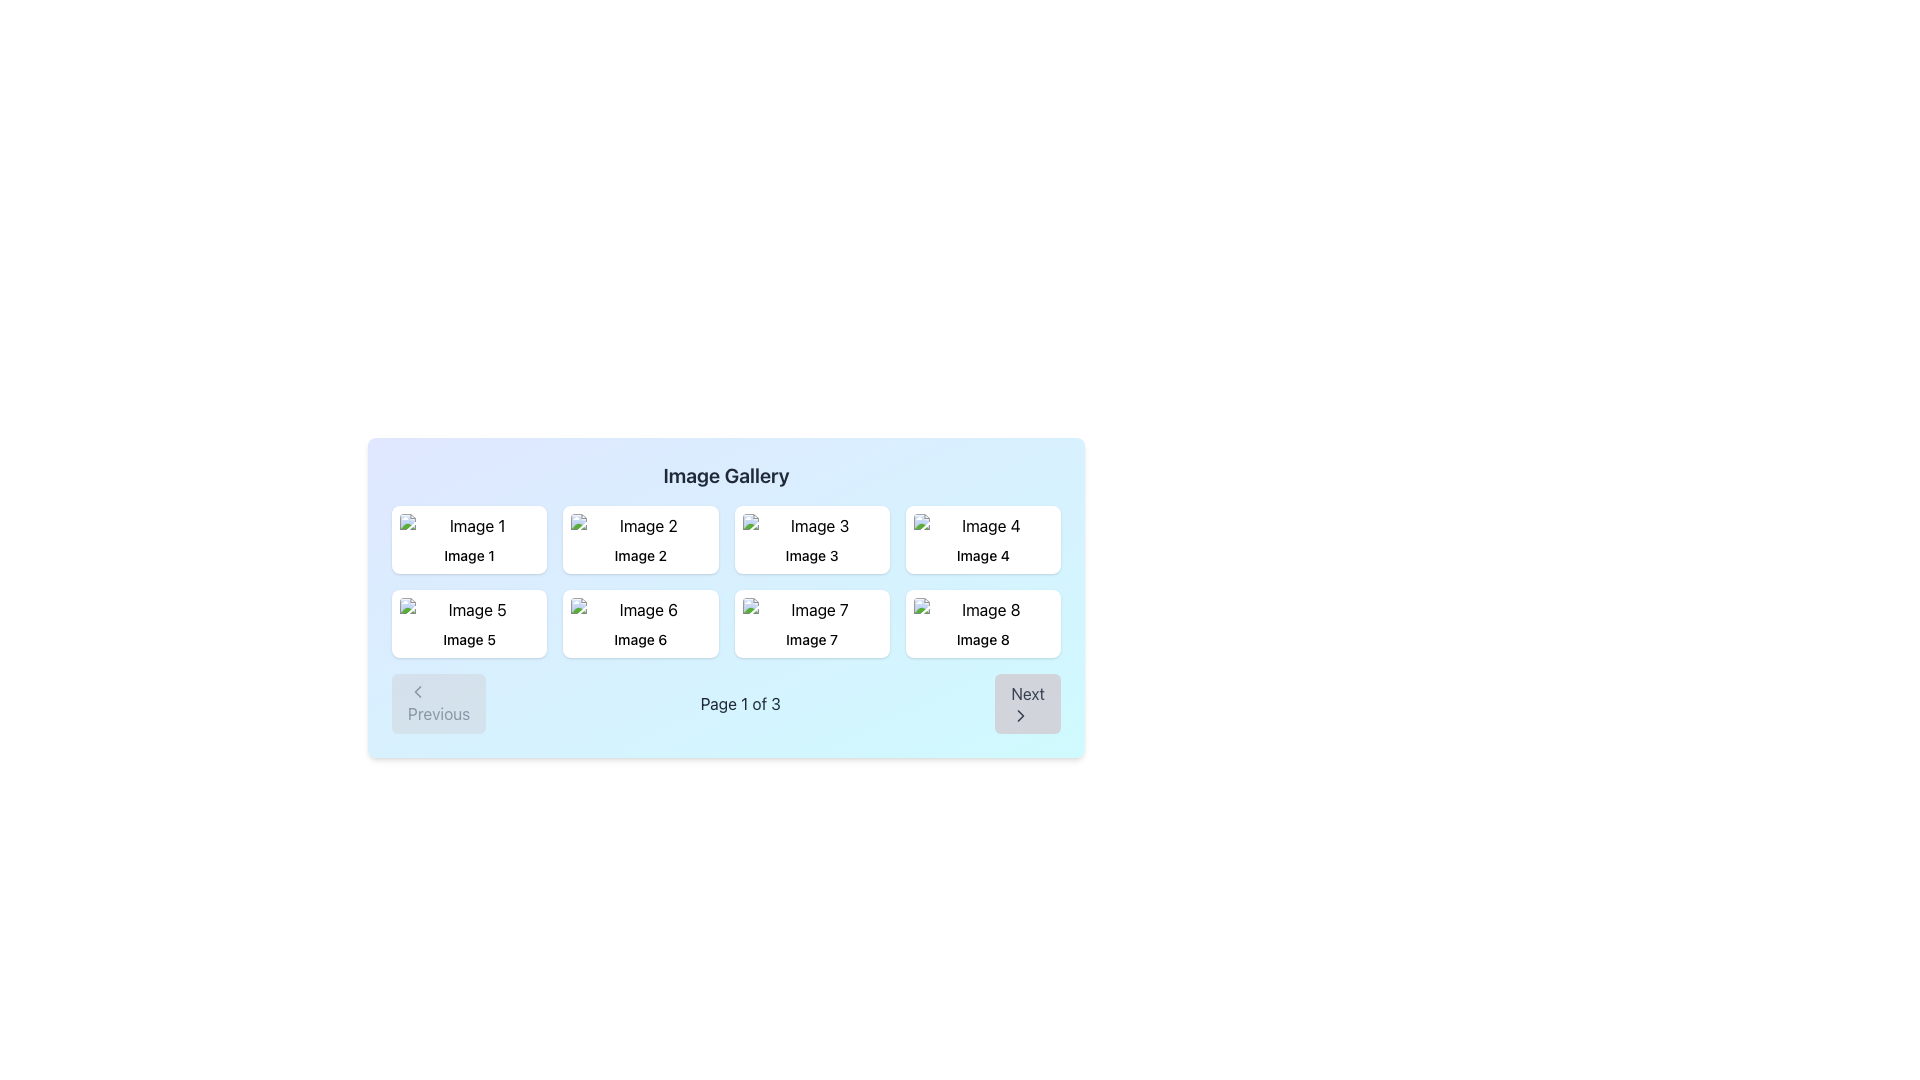 Image resolution: width=1920 pixels, height=1080 pixels. Describe the element at coordinates (468, 640) in the screenshot. I see `the Text Label located in the second row, first column of the Image Gallery, which provides context for the associated image thumbnail` at that location.